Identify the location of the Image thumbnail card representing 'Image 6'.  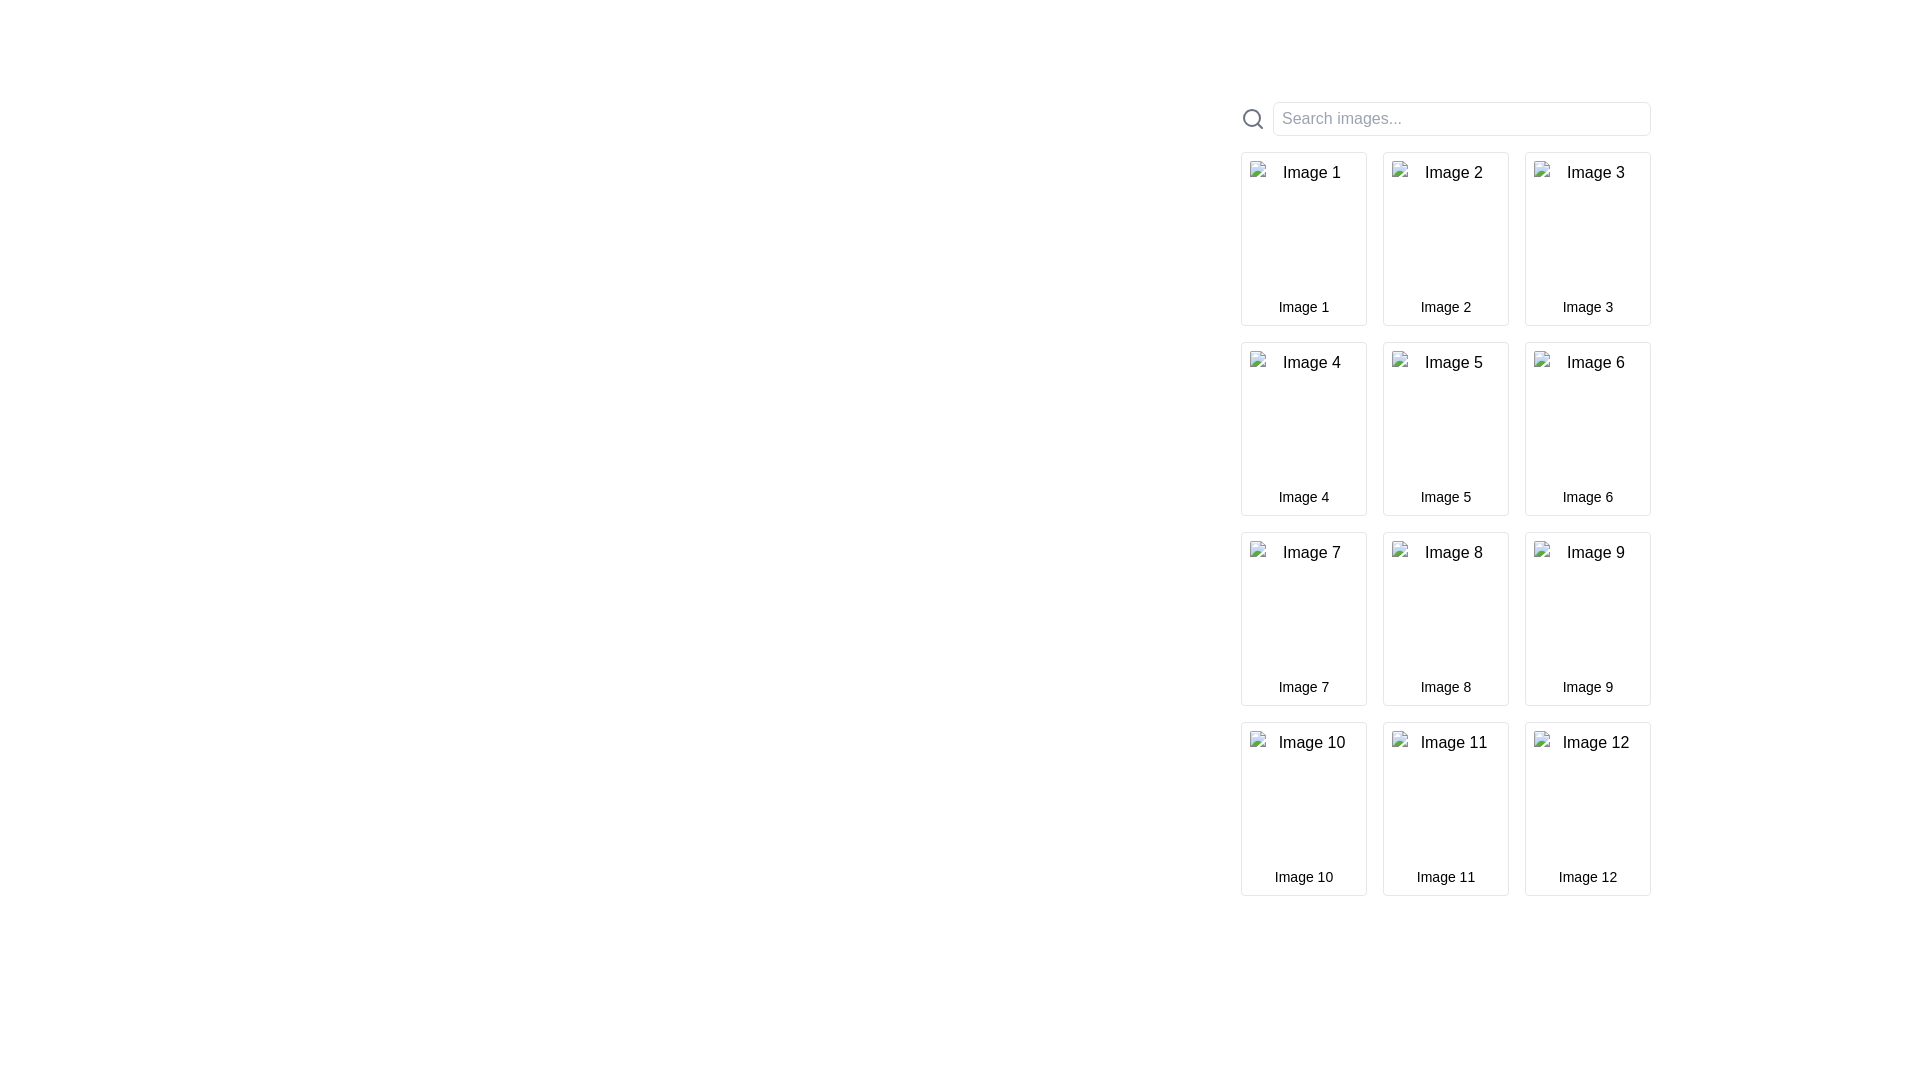
(1587, 427).